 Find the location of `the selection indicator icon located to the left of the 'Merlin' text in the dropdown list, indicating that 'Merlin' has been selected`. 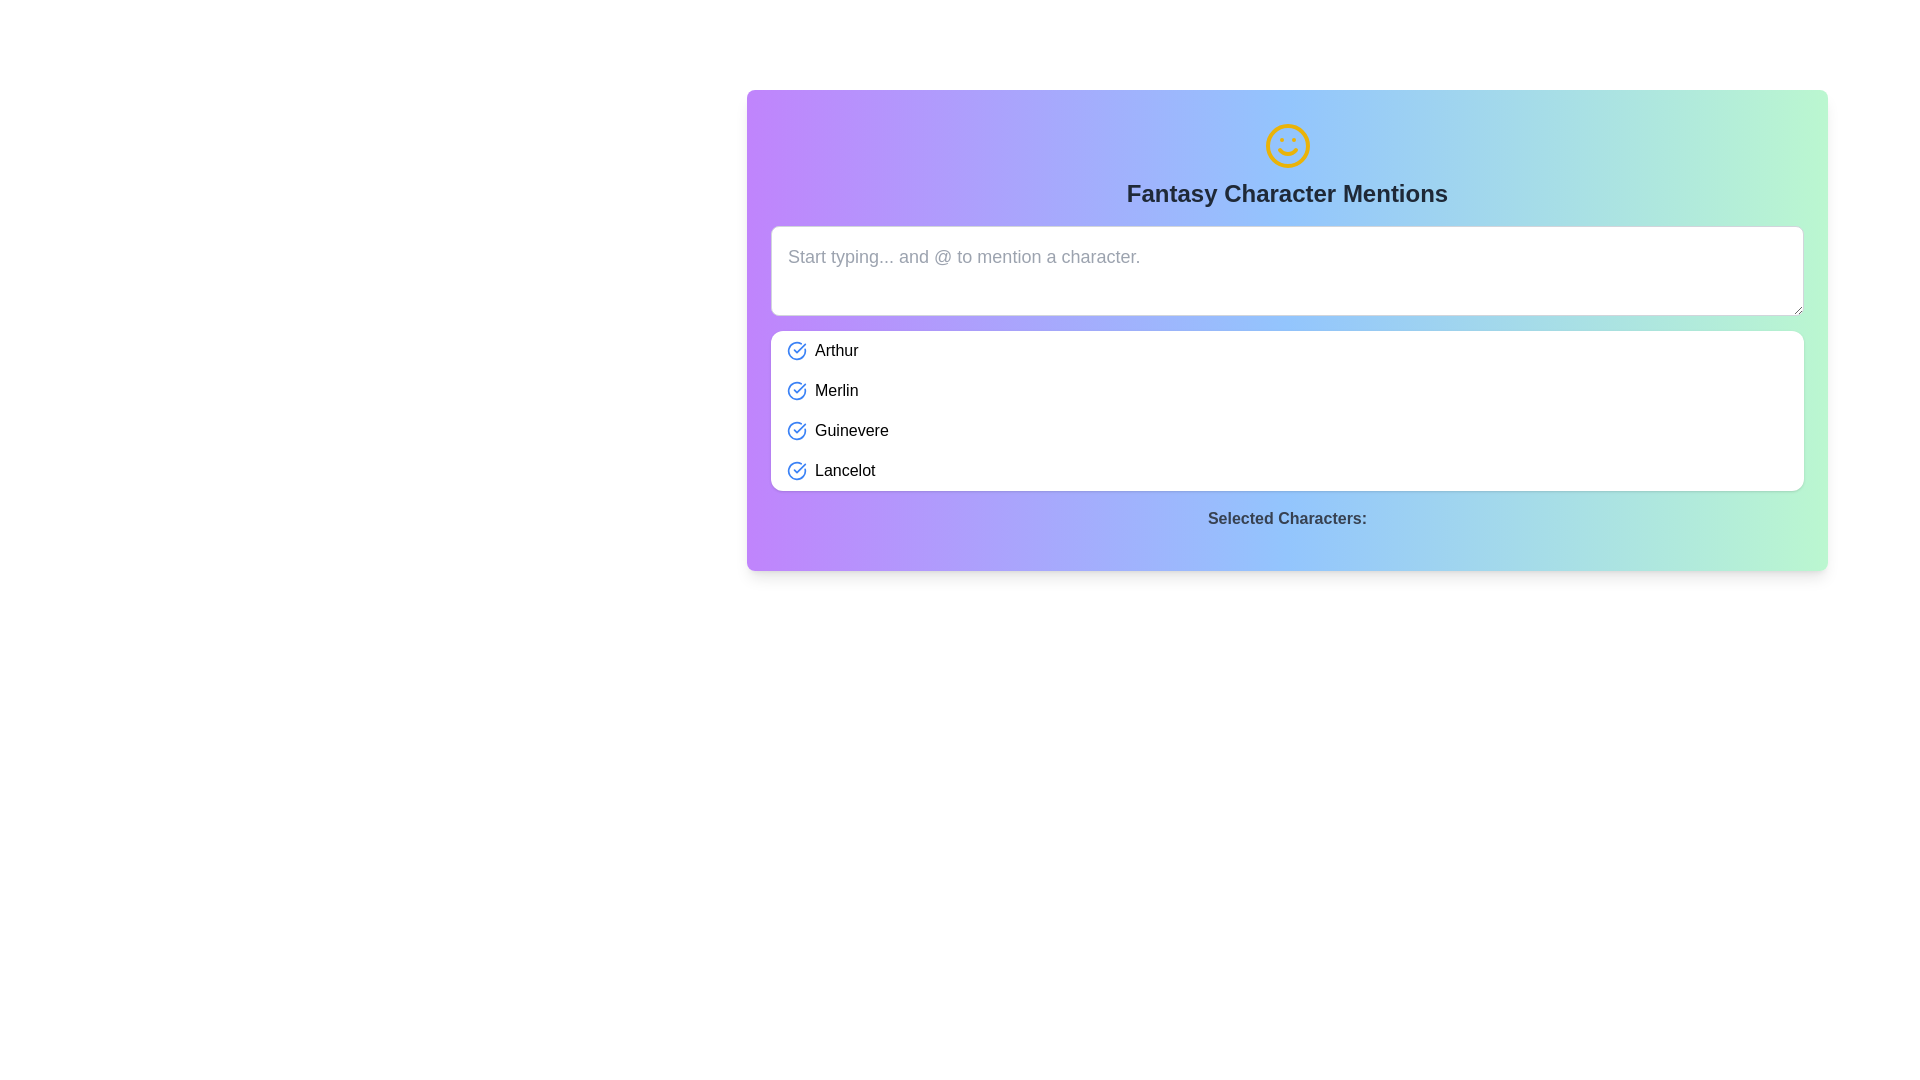

the selection indicator icon located to the left of the 'Merlin' text in the dropdown list, indicating that 'Merlin' has been selected is located at coordinates (795, 390).